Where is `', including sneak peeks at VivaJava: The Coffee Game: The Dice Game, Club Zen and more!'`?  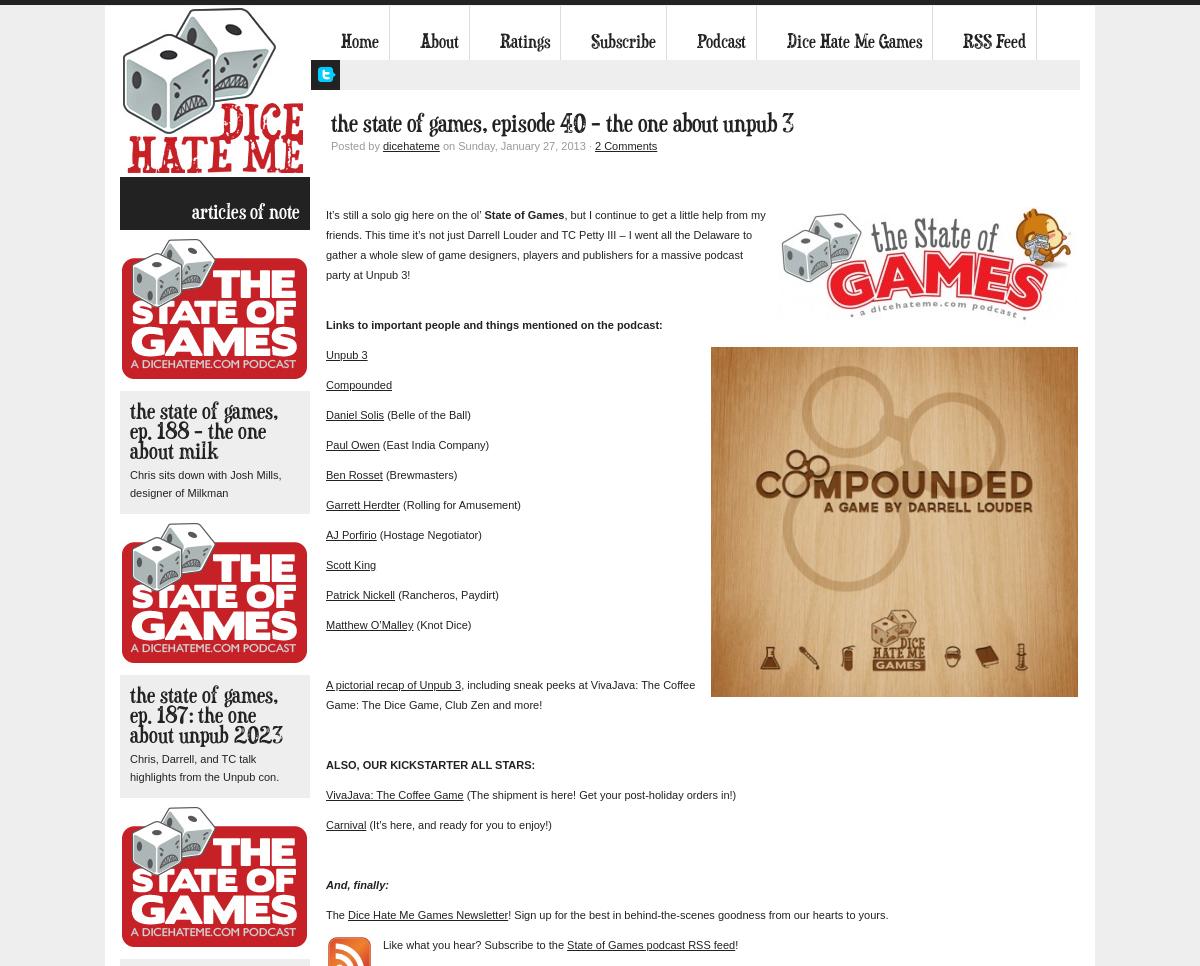 ', including sneak peeks at VivaJava: The Coffee Game: The Dice Game, Club Zen and more!' is located at coordinates (509, 694).